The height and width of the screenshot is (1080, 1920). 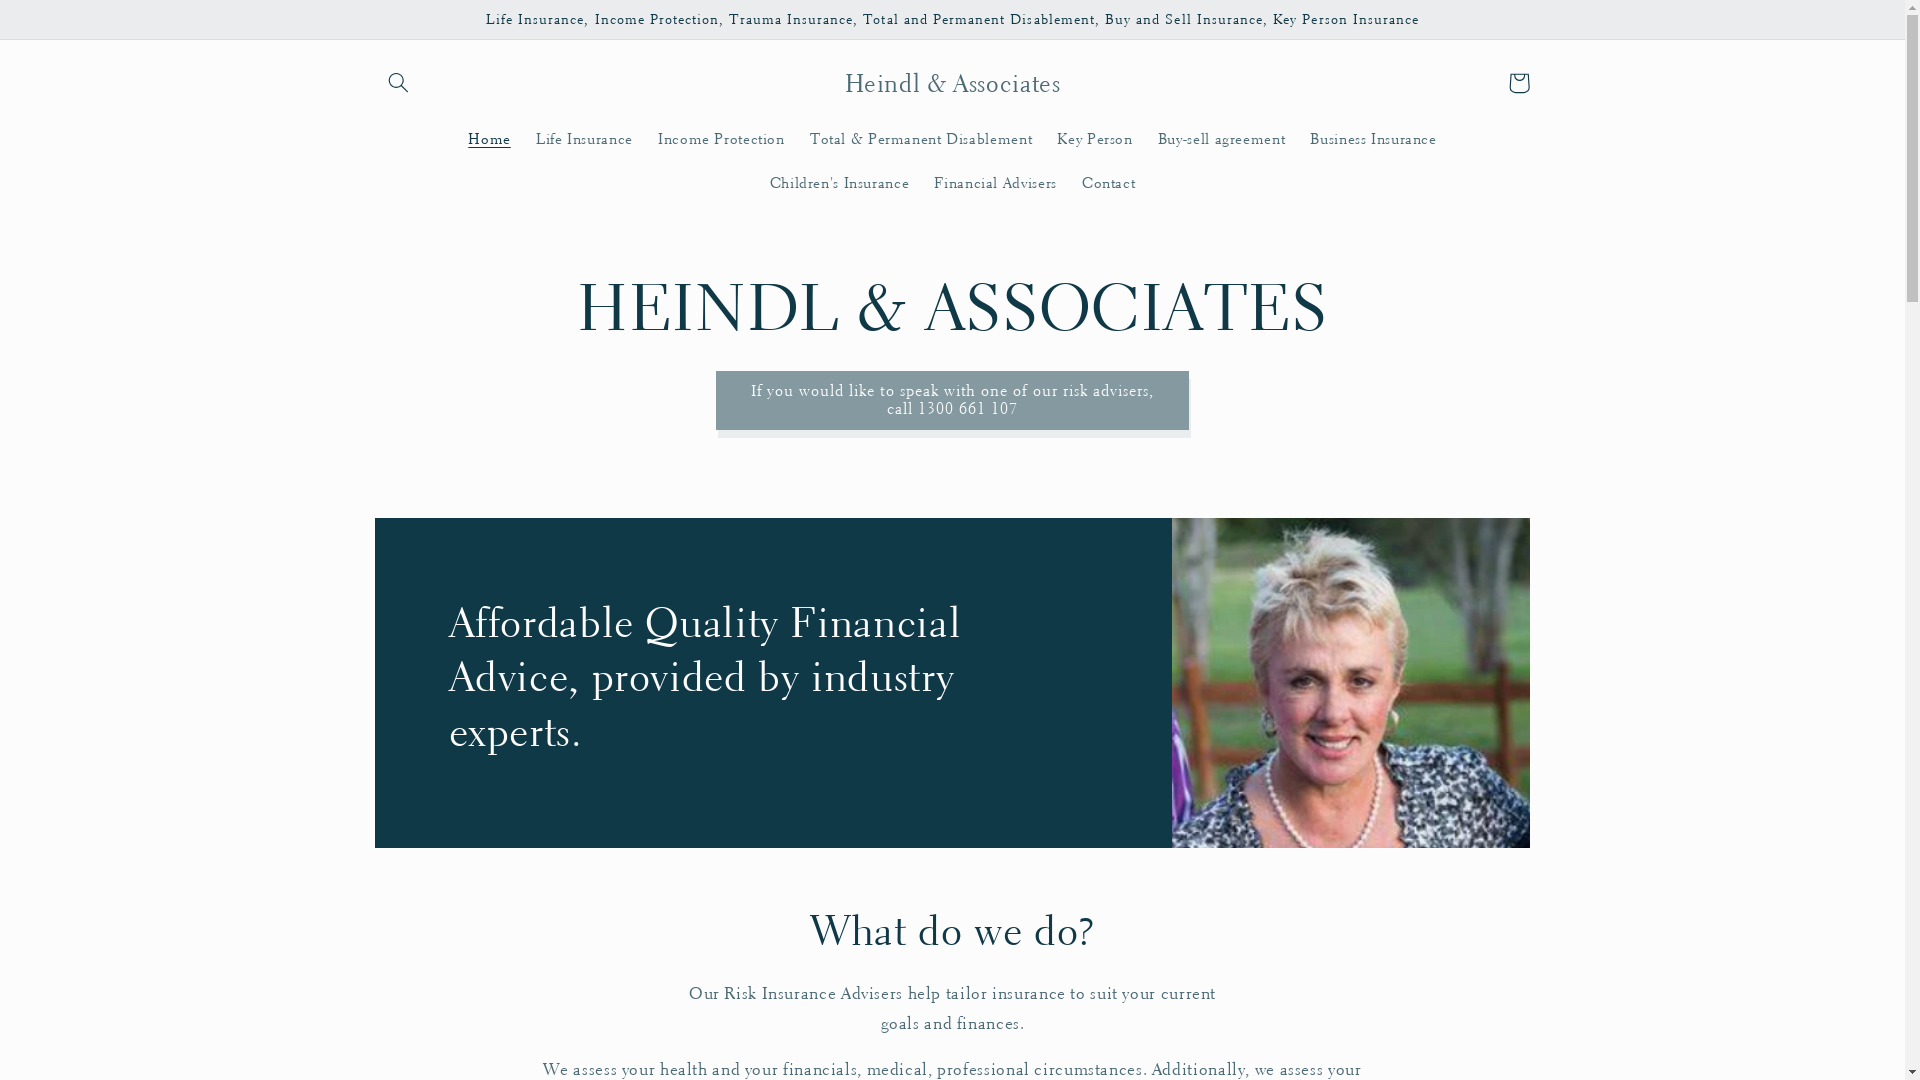 What do you see at coordinates (720, 137) in the screenshot?
I see `'Income Protection'` at bounding box center [720, 137].